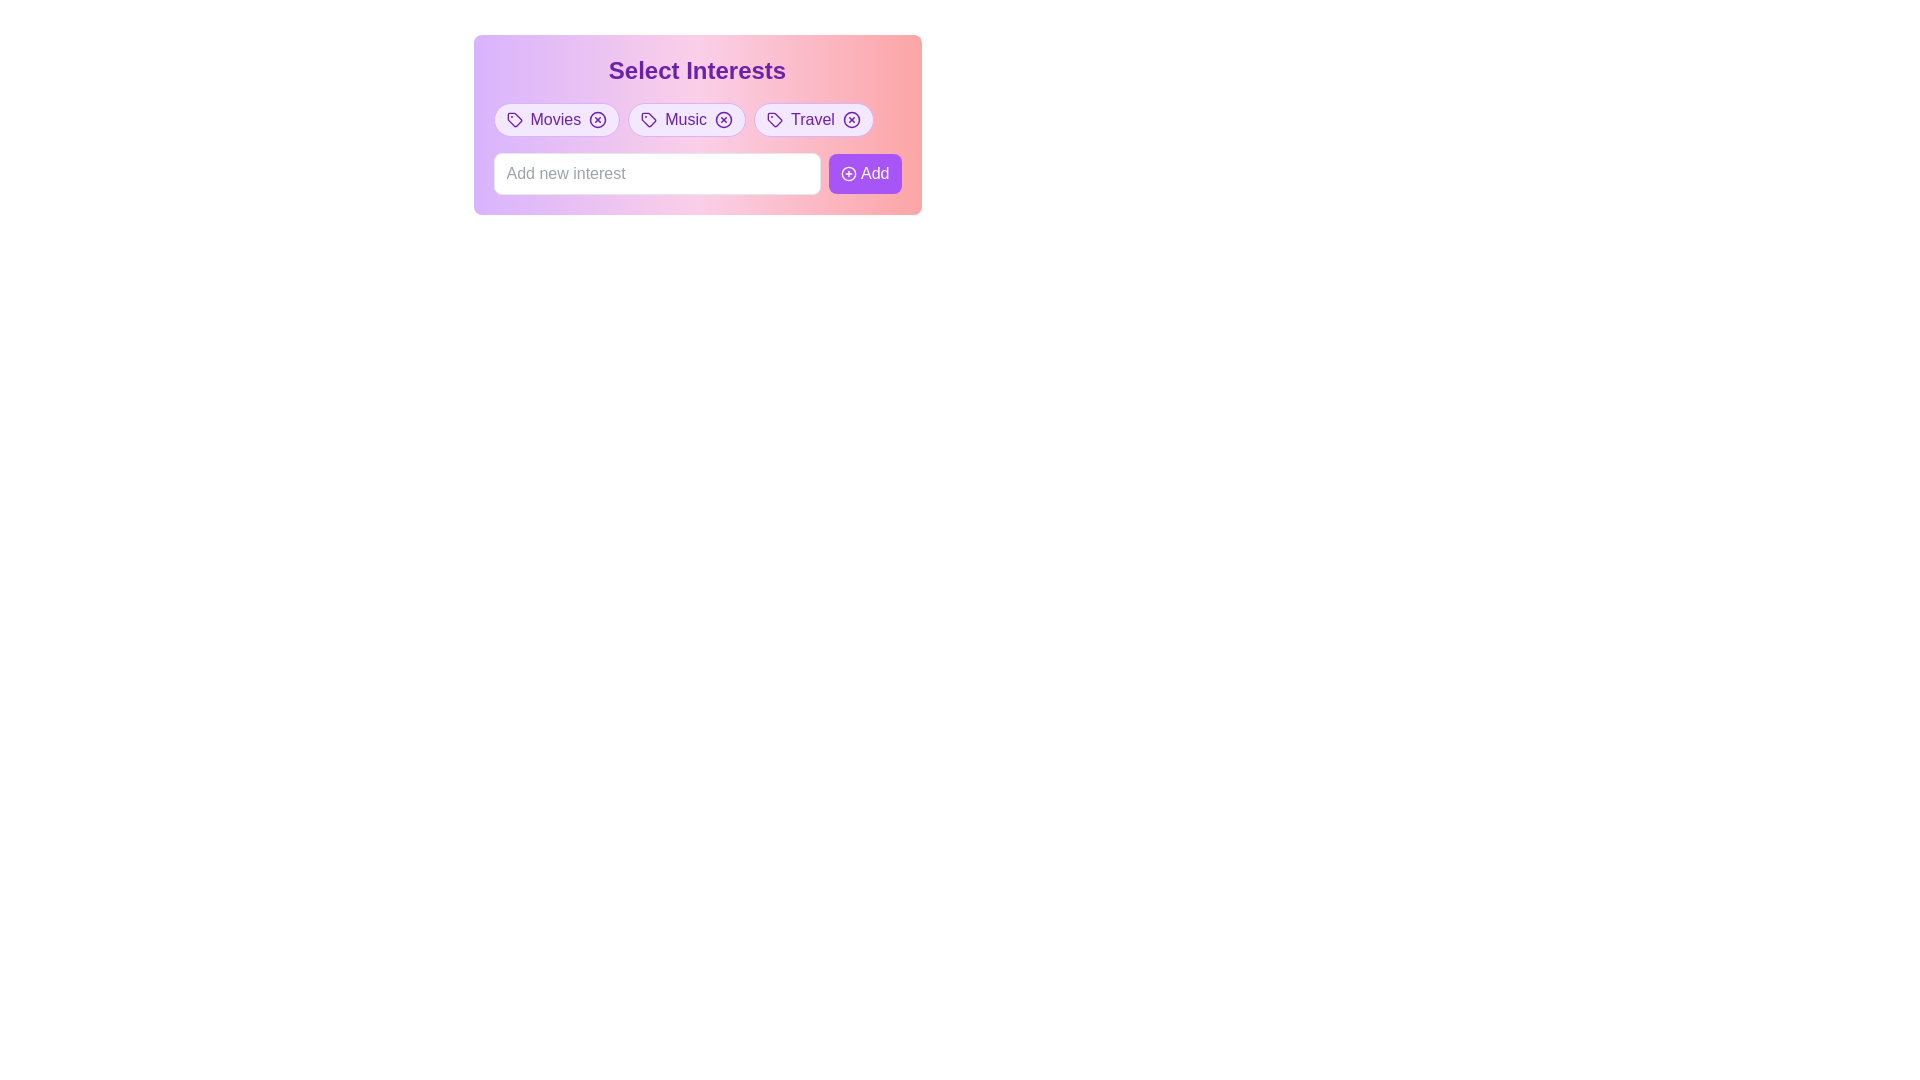  Describe the element at coordinates (849, 172) in the screenshot. I see `the decorative icon located within the purple 'Add' button to understand its functionality for adding a new item or interest` at that location.